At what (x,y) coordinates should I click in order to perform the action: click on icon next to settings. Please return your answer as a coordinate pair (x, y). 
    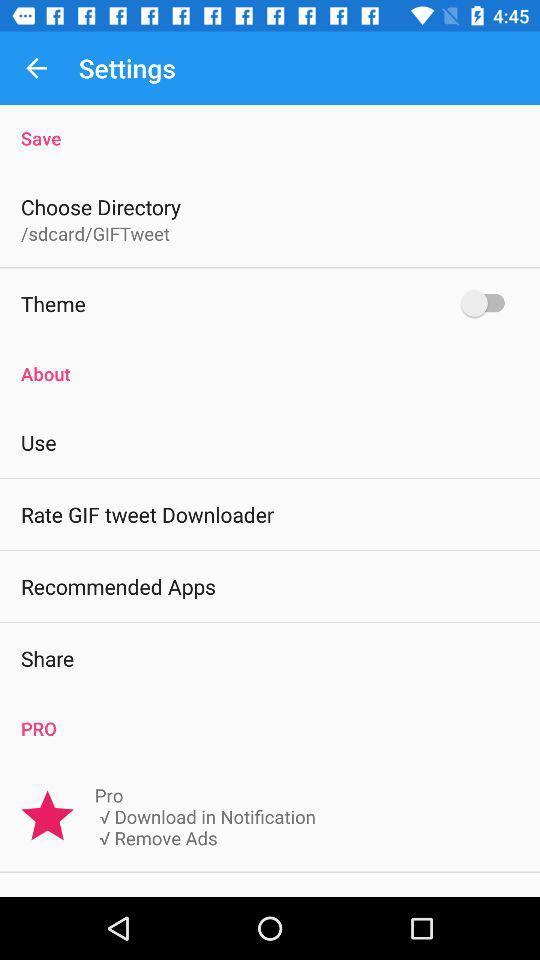
    Looking at the image, I should click on (36, 68).